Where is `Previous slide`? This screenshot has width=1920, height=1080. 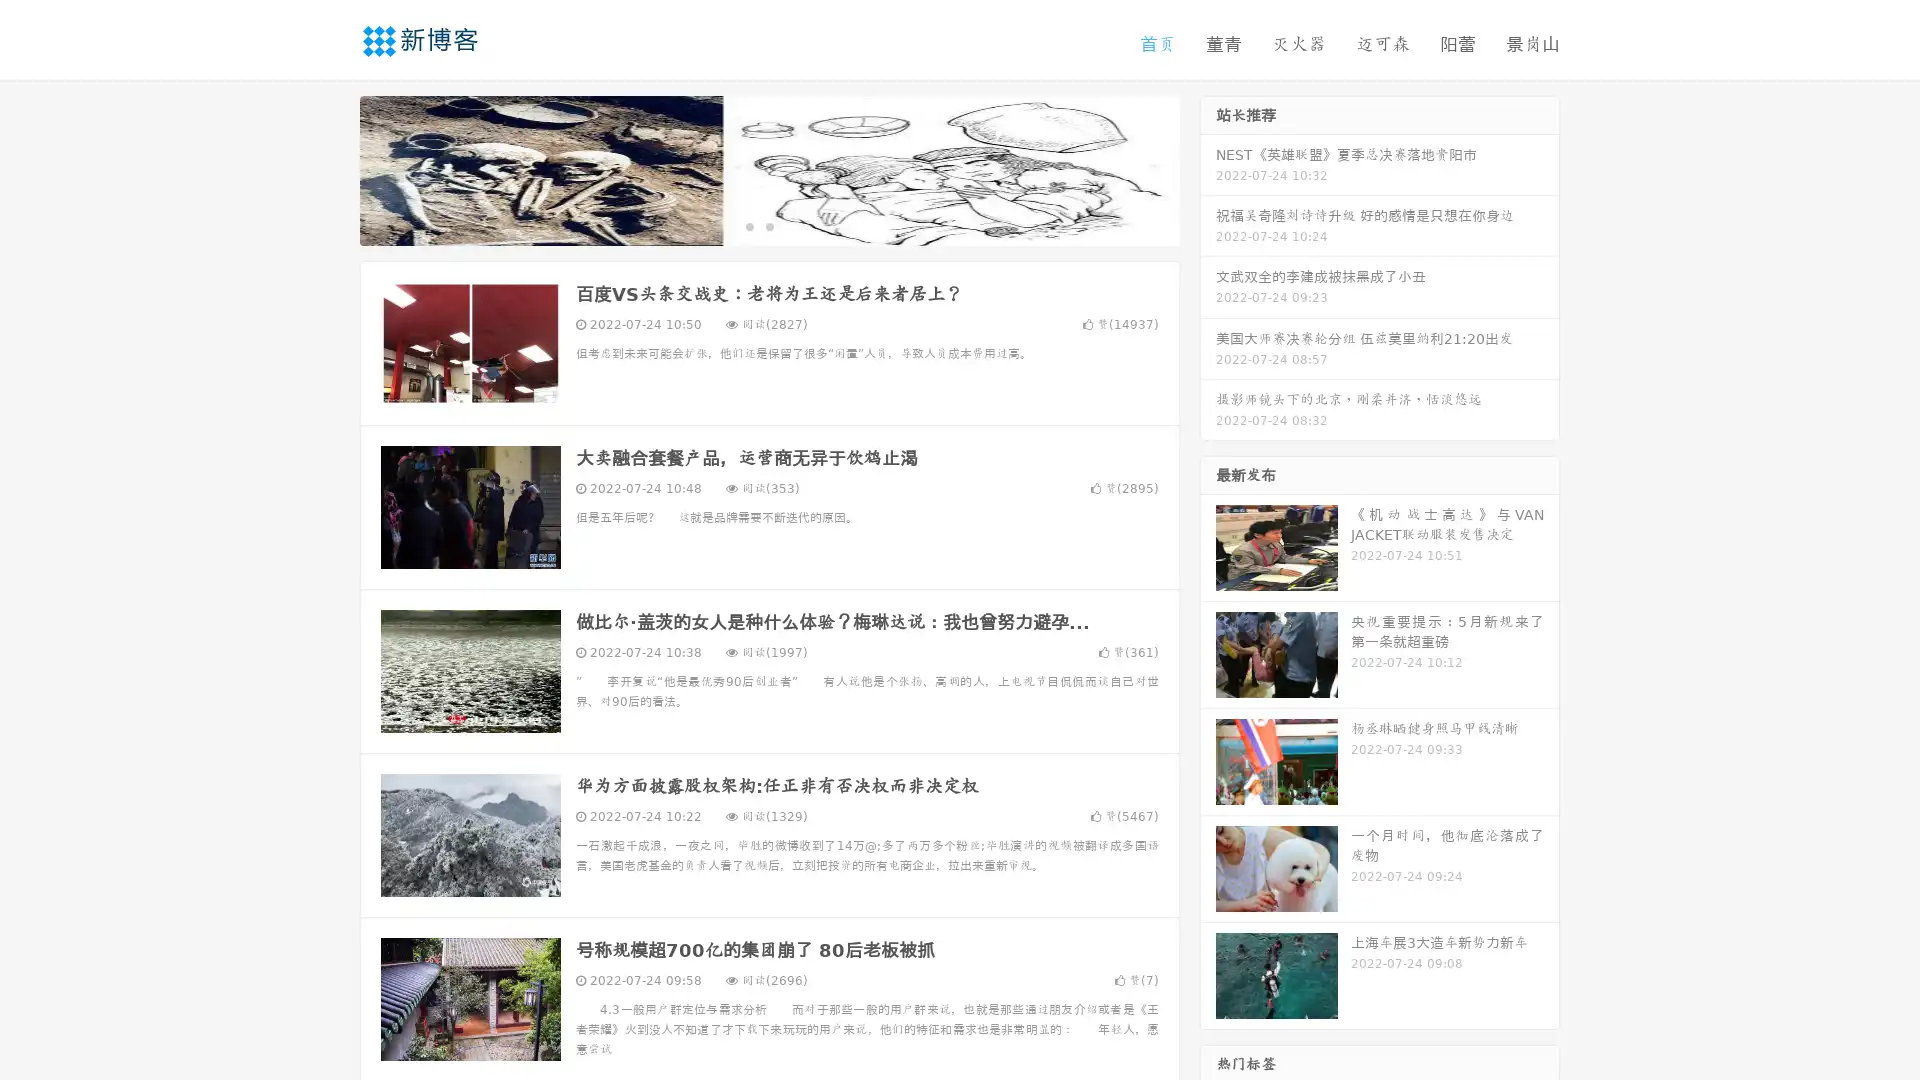 Previous slide is located at coordinates (330, 168).